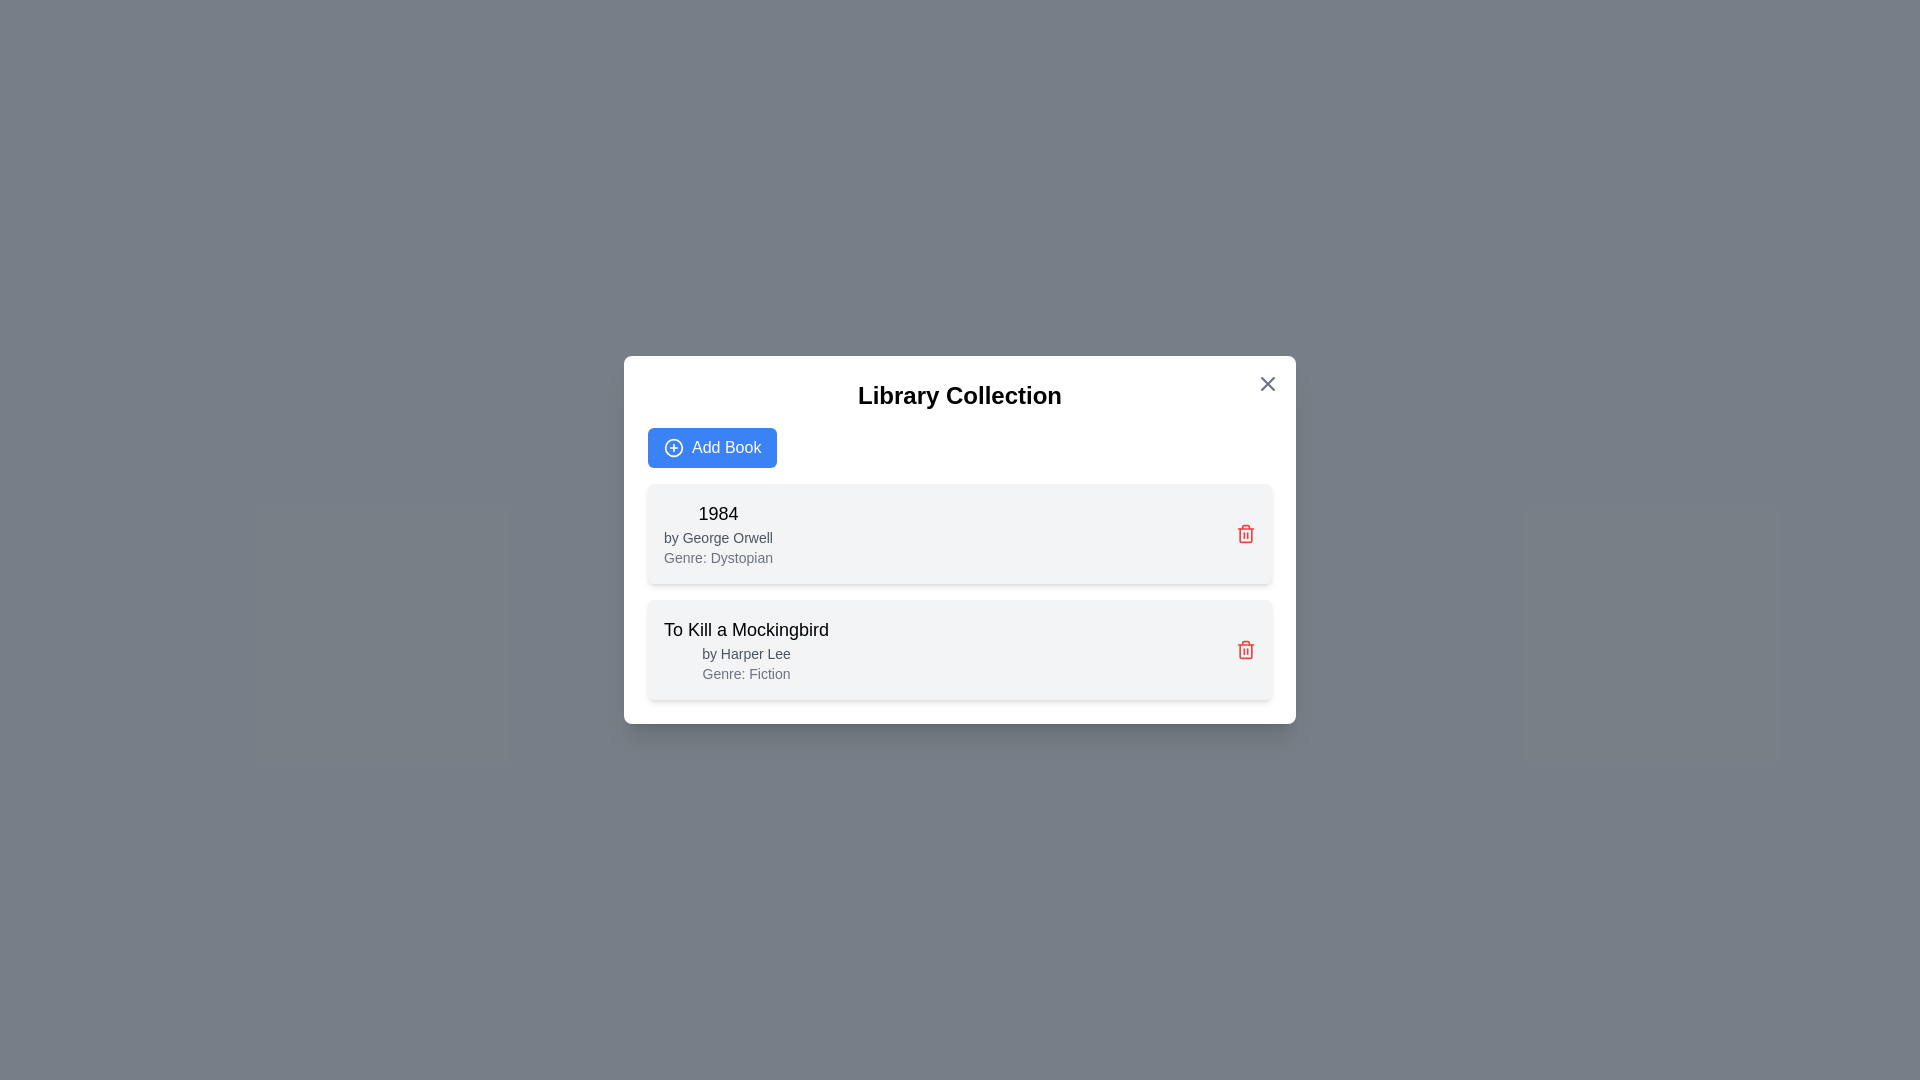  Describe the element at coordinates (718, 532) in the screenshot. I see `the informational text group providing details about a book in the 'Library Collection' modal, located above 'To Kill a Mockingbird'` at that location.